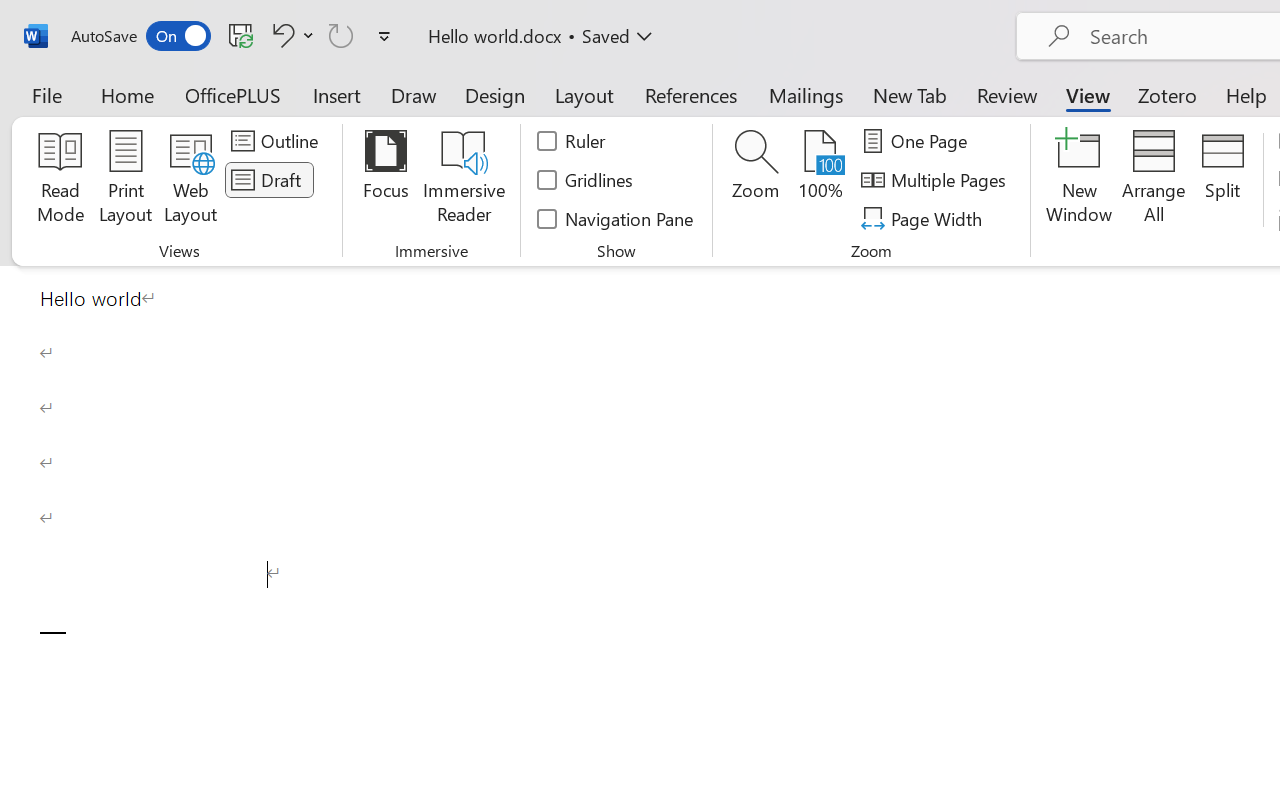  Describe the element at coordinates (190, 179) in the screenshot. I see `'Web Layout'` at that location.